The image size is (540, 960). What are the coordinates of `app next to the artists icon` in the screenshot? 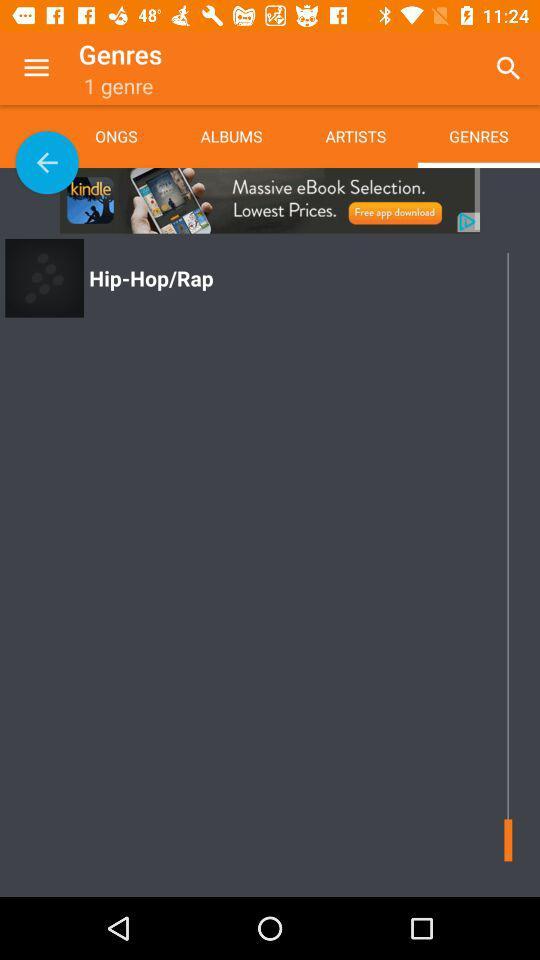 It's located at (508, 68).